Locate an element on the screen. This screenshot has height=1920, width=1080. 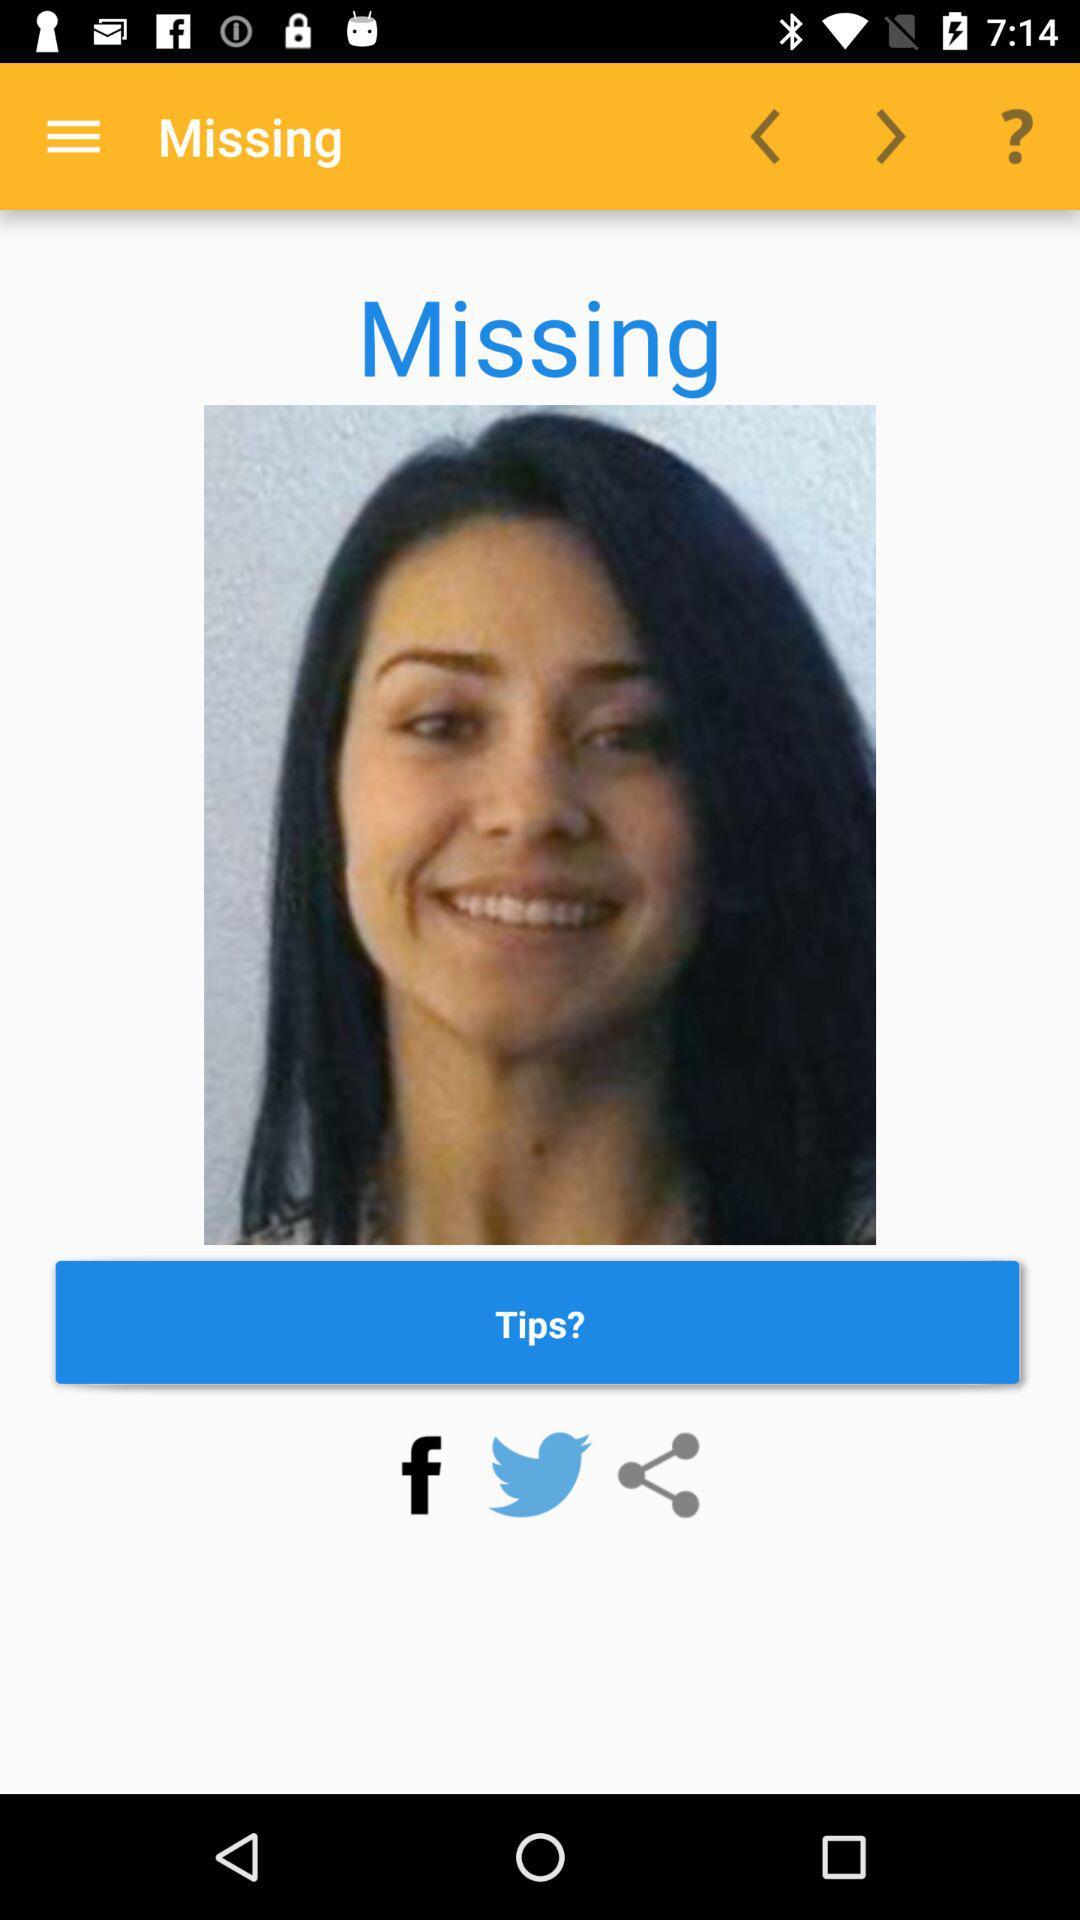
the twitter icon is located at coordinates (540, 1475).